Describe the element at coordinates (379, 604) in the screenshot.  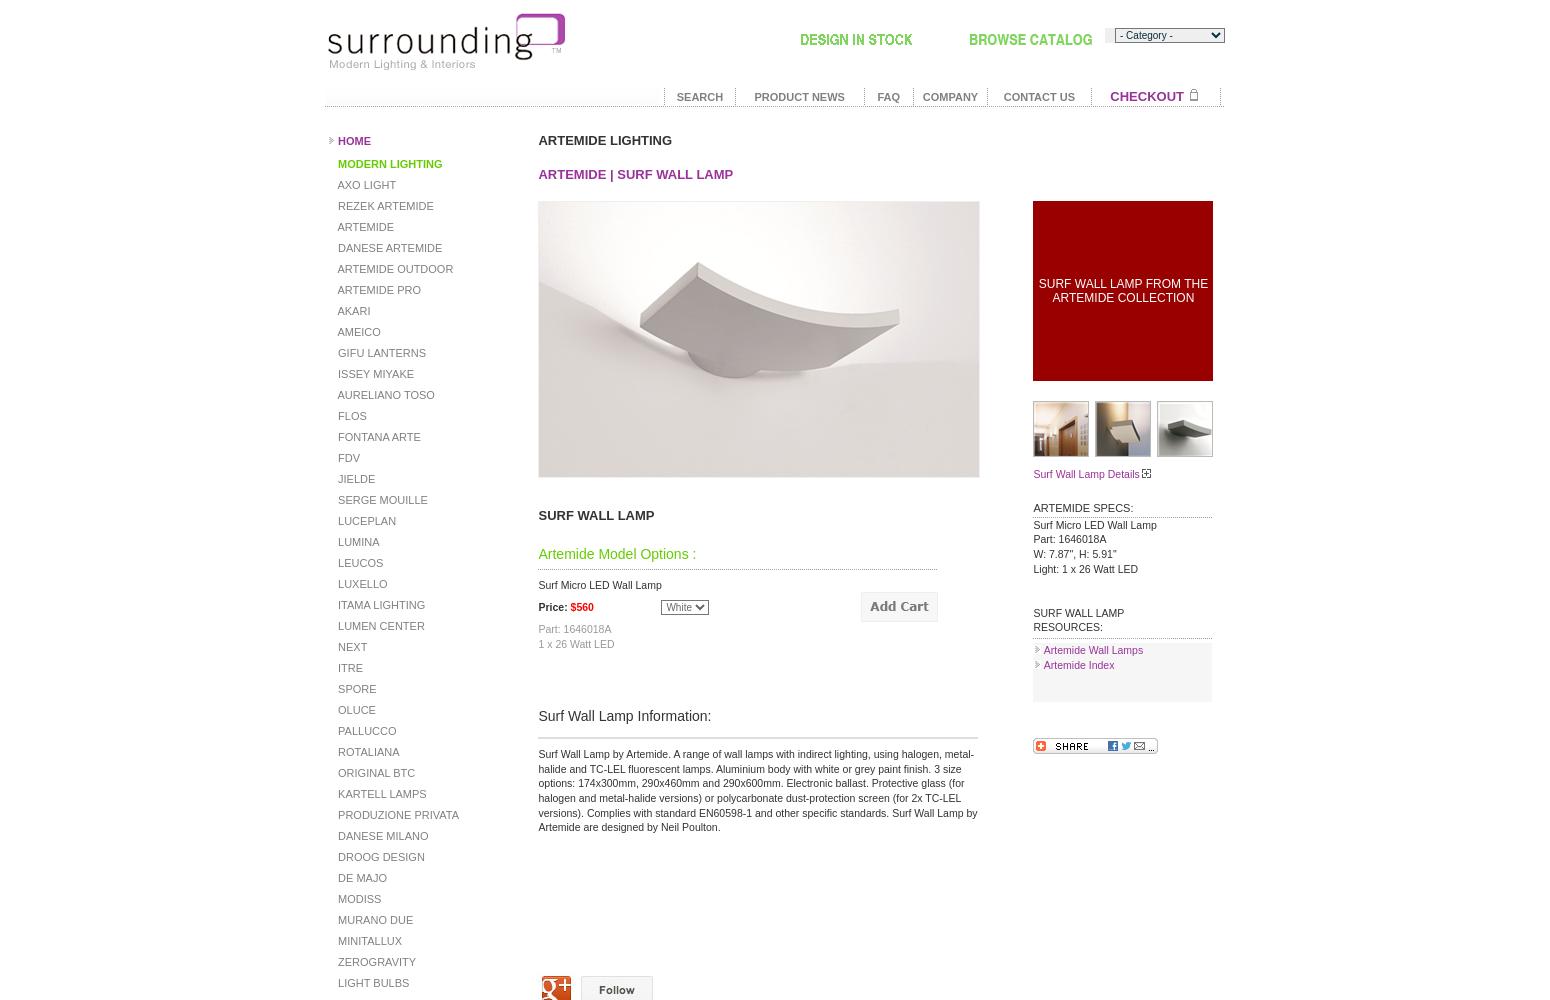
I see `'ITAMA LIGHTING'` at that location.